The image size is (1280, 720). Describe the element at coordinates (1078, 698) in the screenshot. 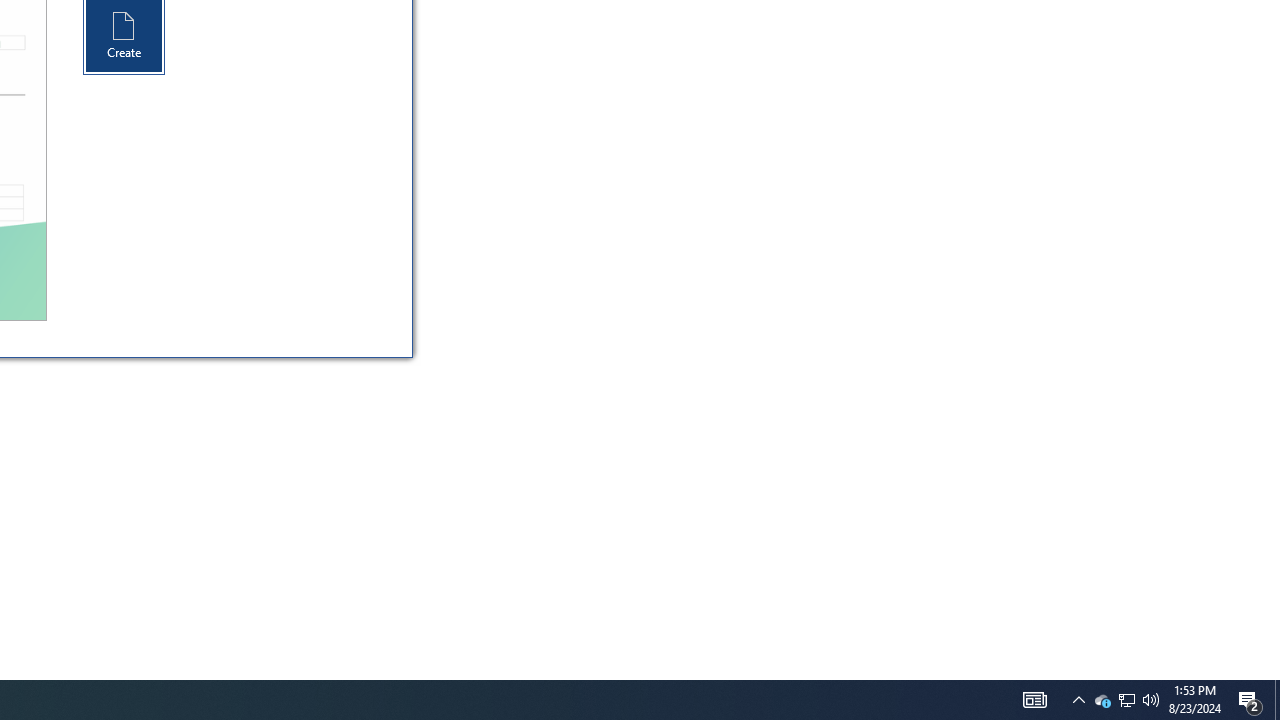

I see `'User Promoted Notification Area'` at that location.